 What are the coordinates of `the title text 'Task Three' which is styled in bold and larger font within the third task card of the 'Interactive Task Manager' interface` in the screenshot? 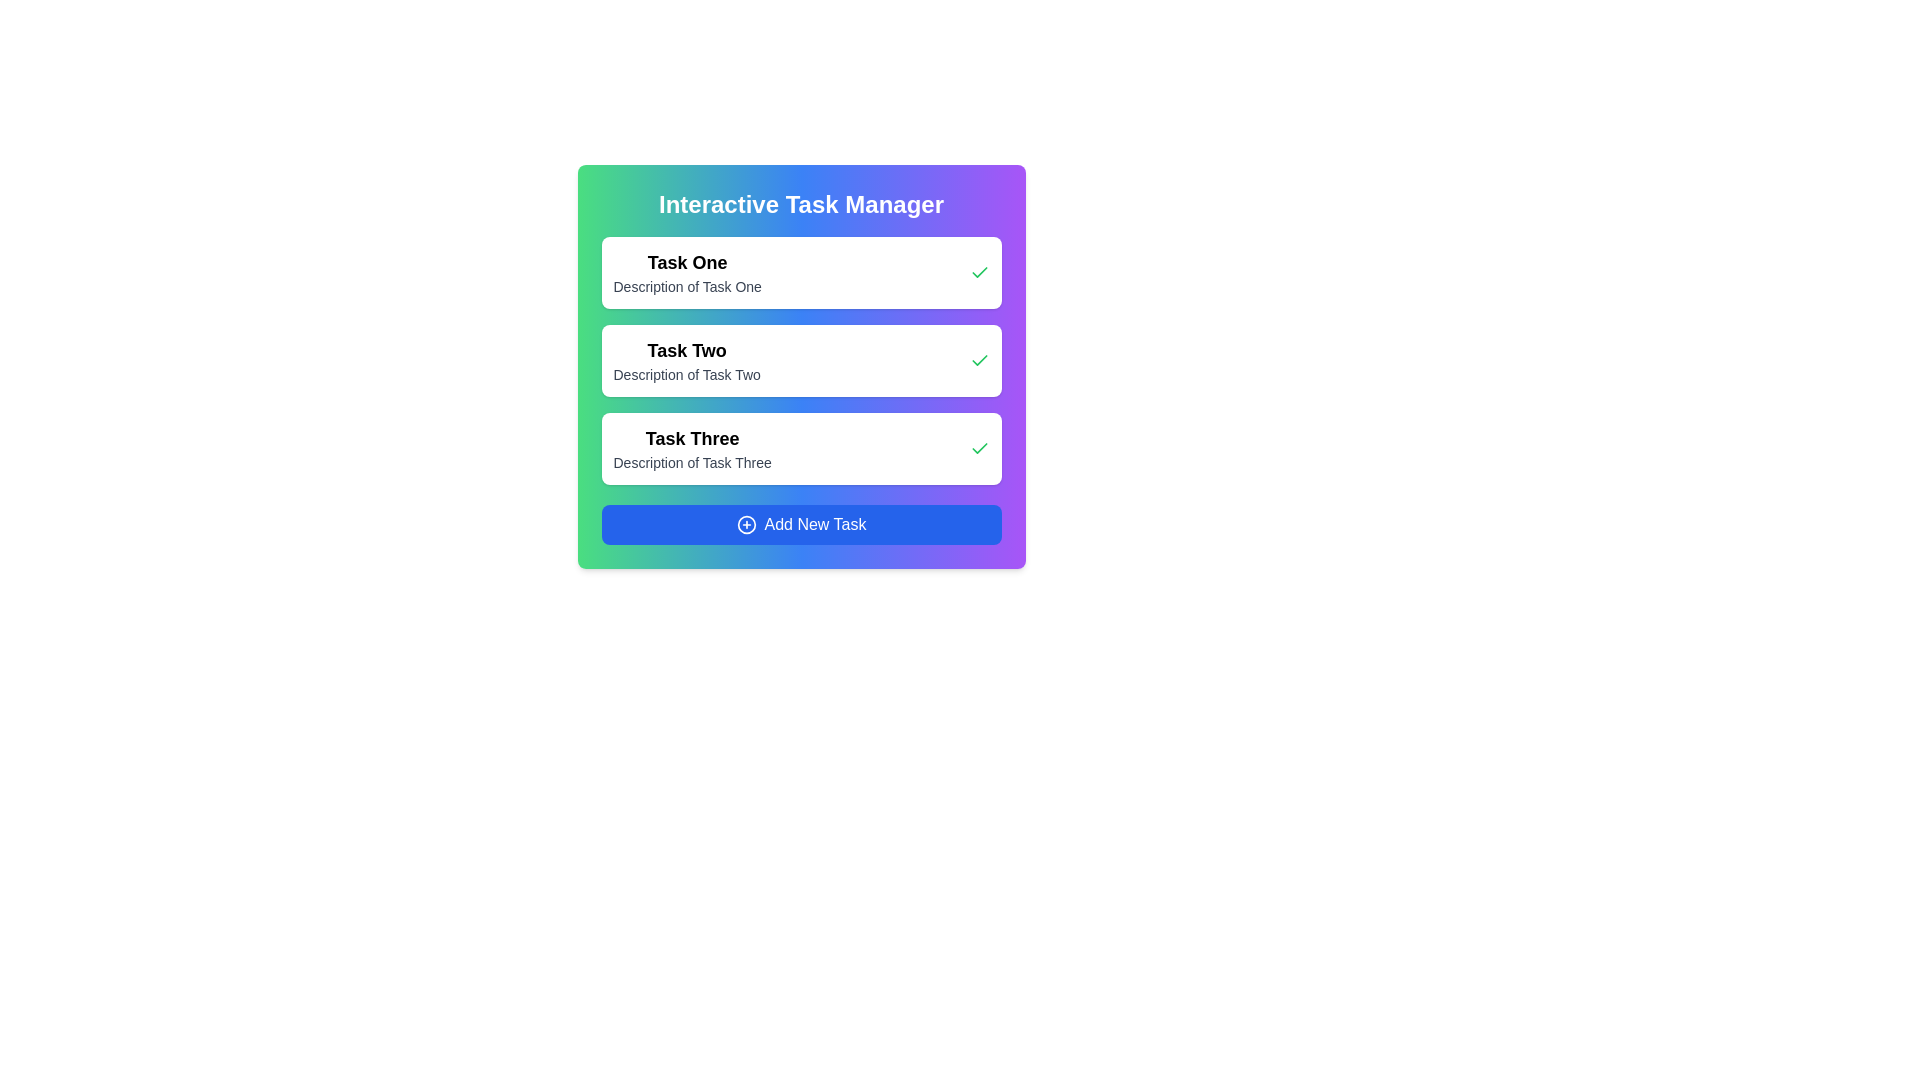 It's located at (692, 438).